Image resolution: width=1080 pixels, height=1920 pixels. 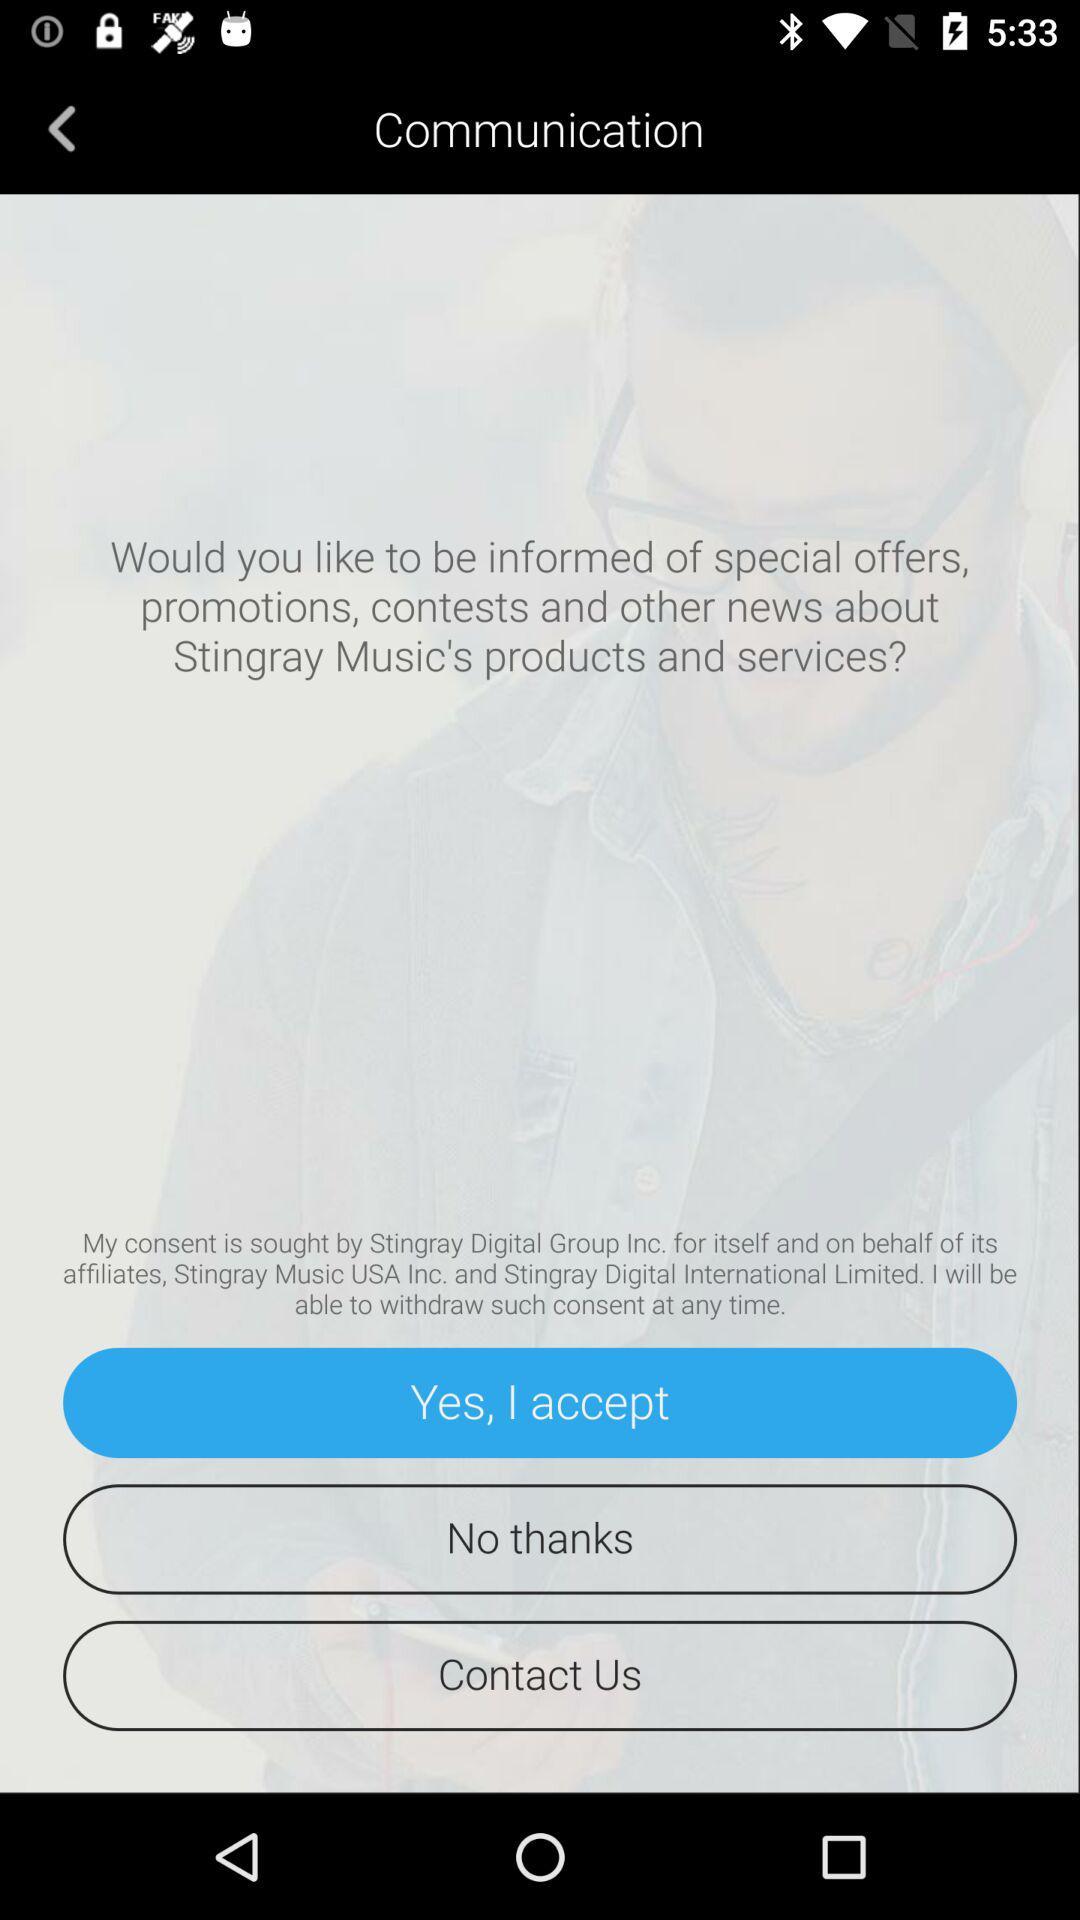 What do you see at coordinates (540, 1538) in the screenshot?
I see `the no thanks` at bounding box center [540, 1538].